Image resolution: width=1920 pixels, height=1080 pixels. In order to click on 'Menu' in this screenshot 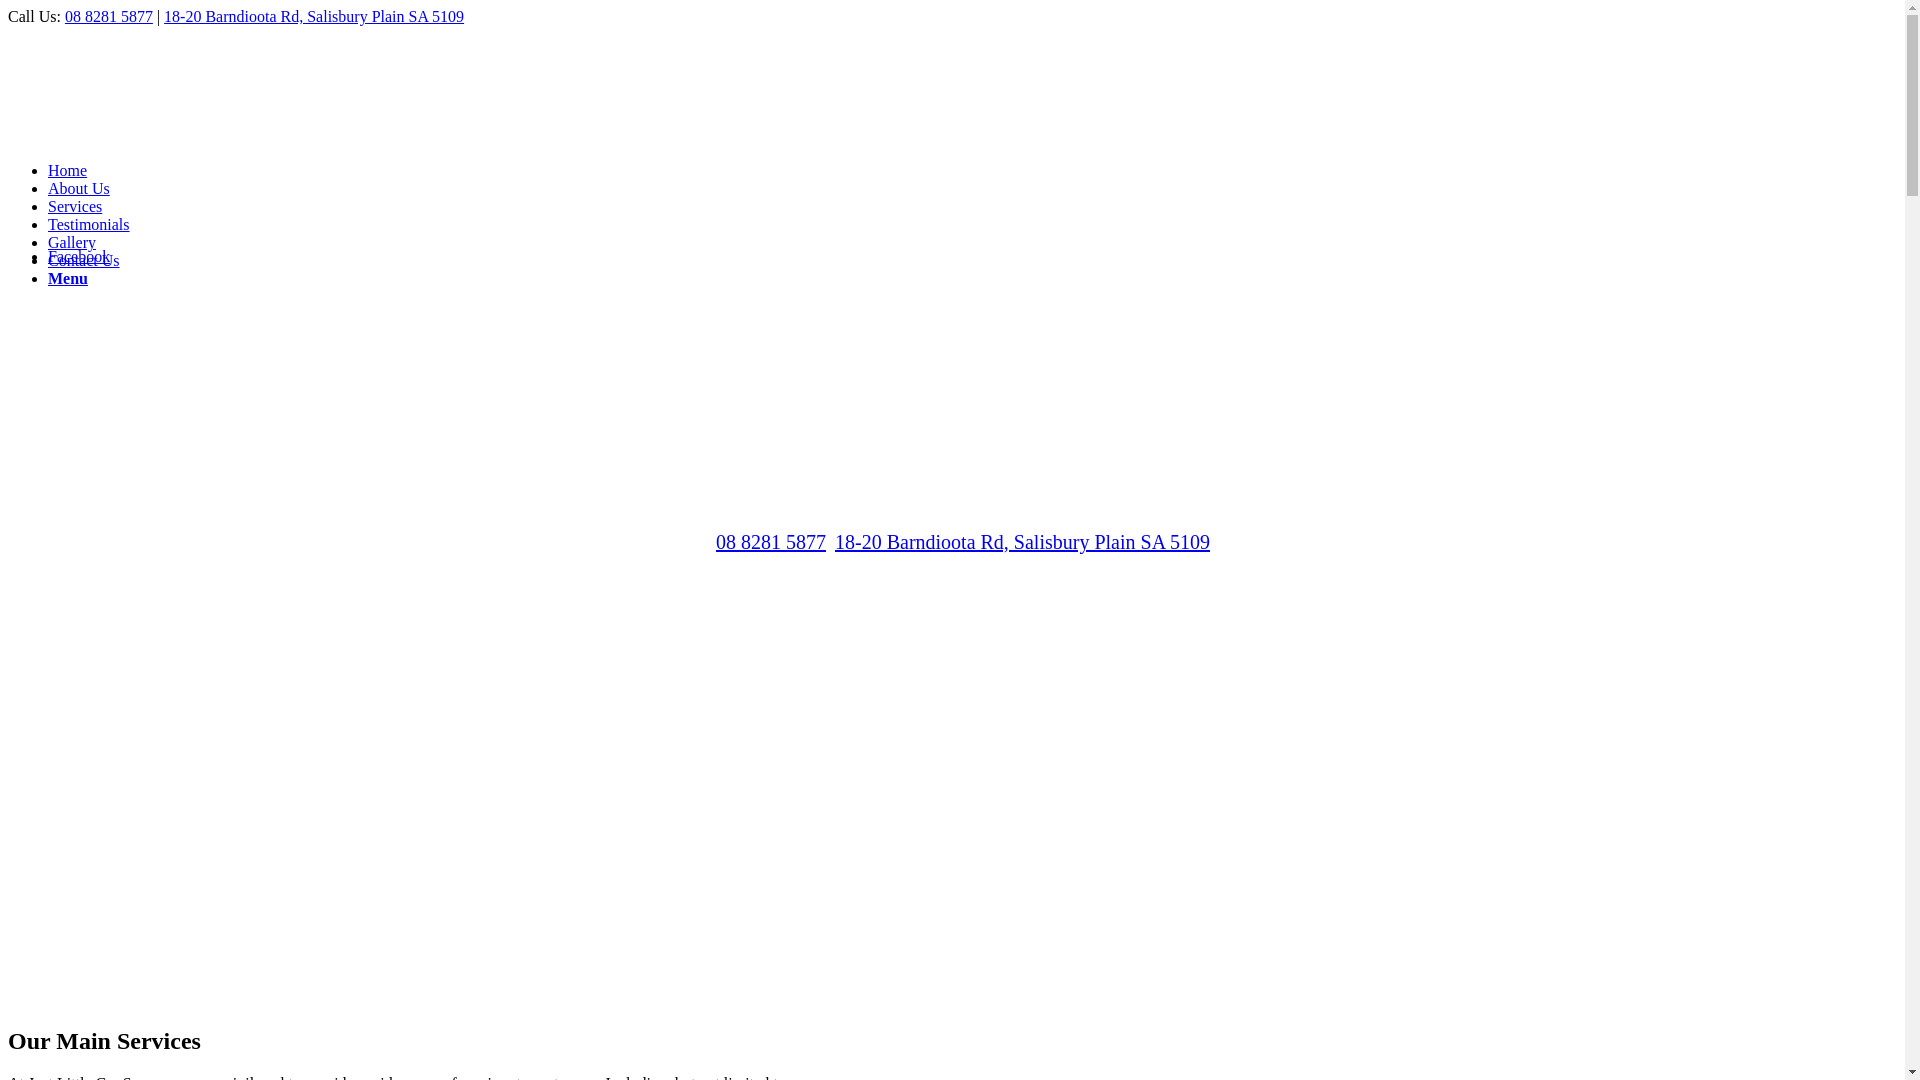, I will do `click(67, 278)`.